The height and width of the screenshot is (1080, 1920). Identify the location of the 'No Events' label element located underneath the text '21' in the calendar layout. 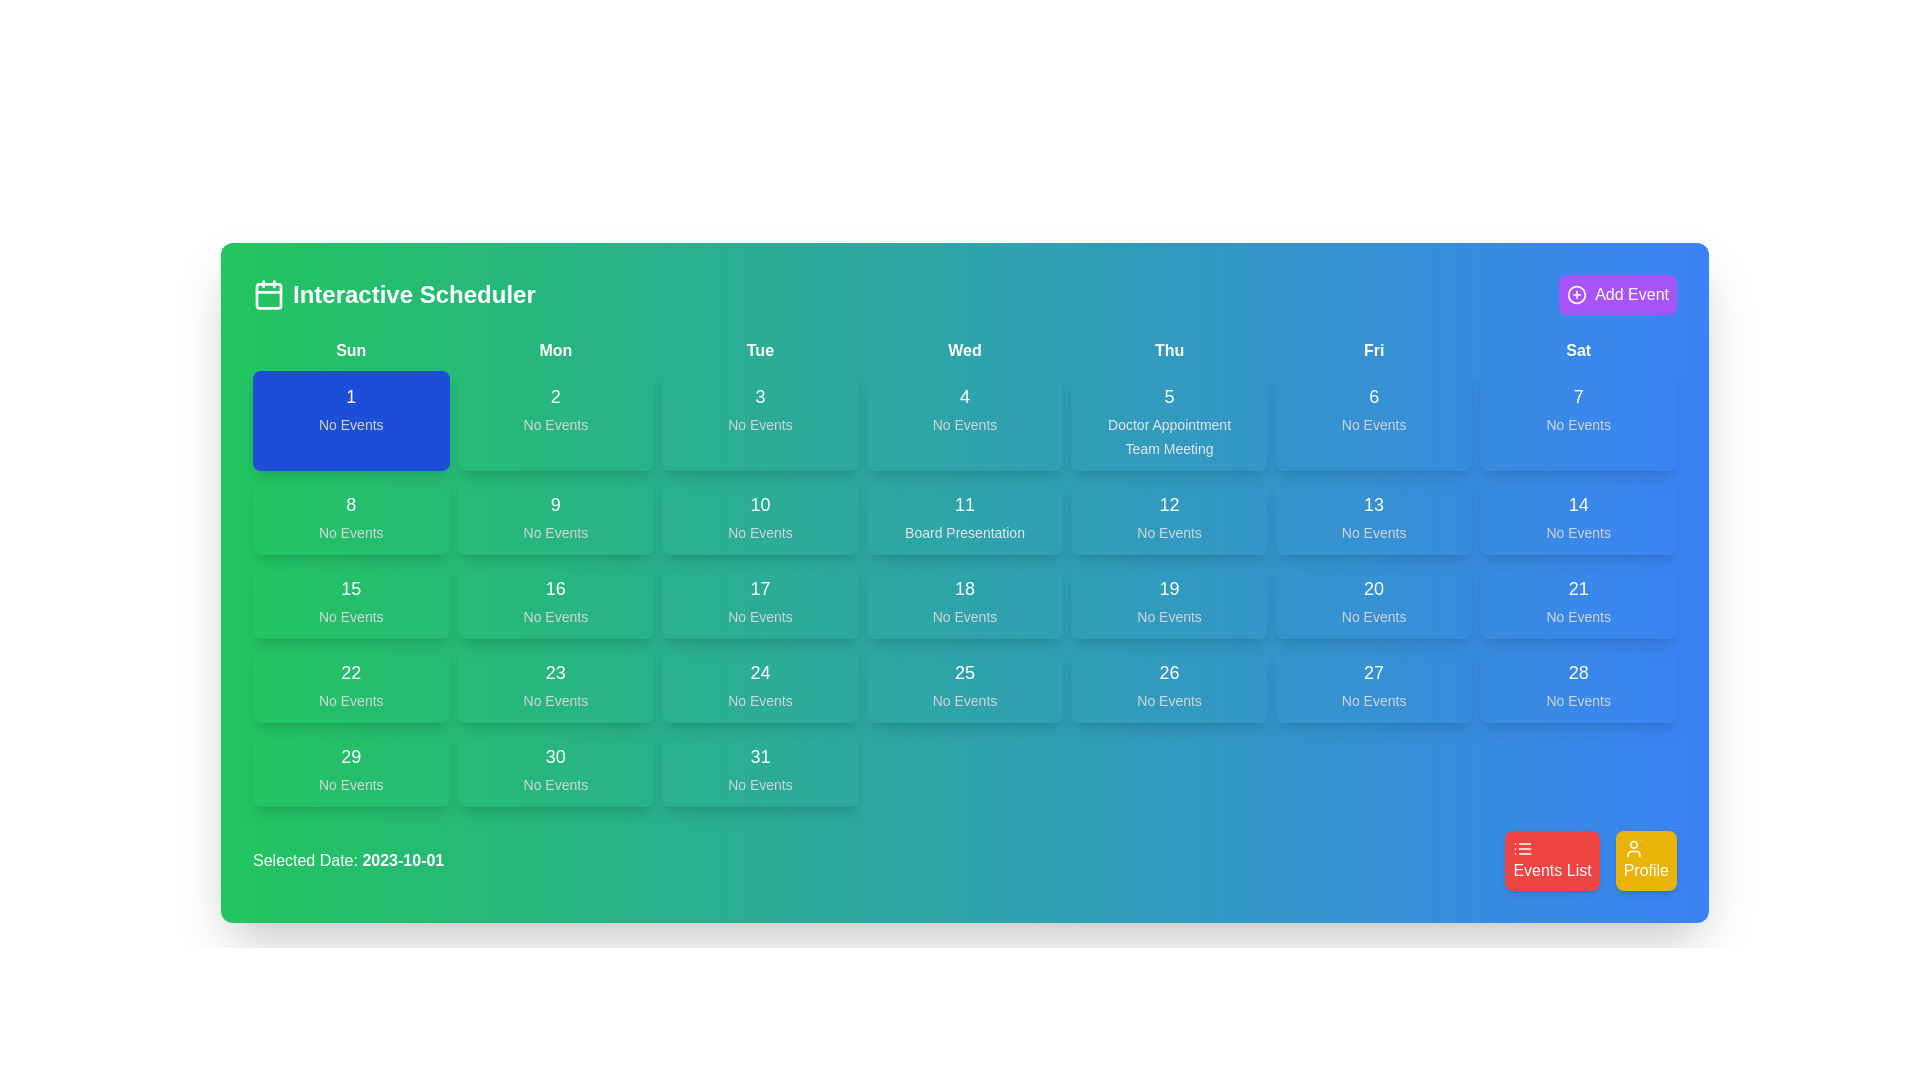
(1577, 616).